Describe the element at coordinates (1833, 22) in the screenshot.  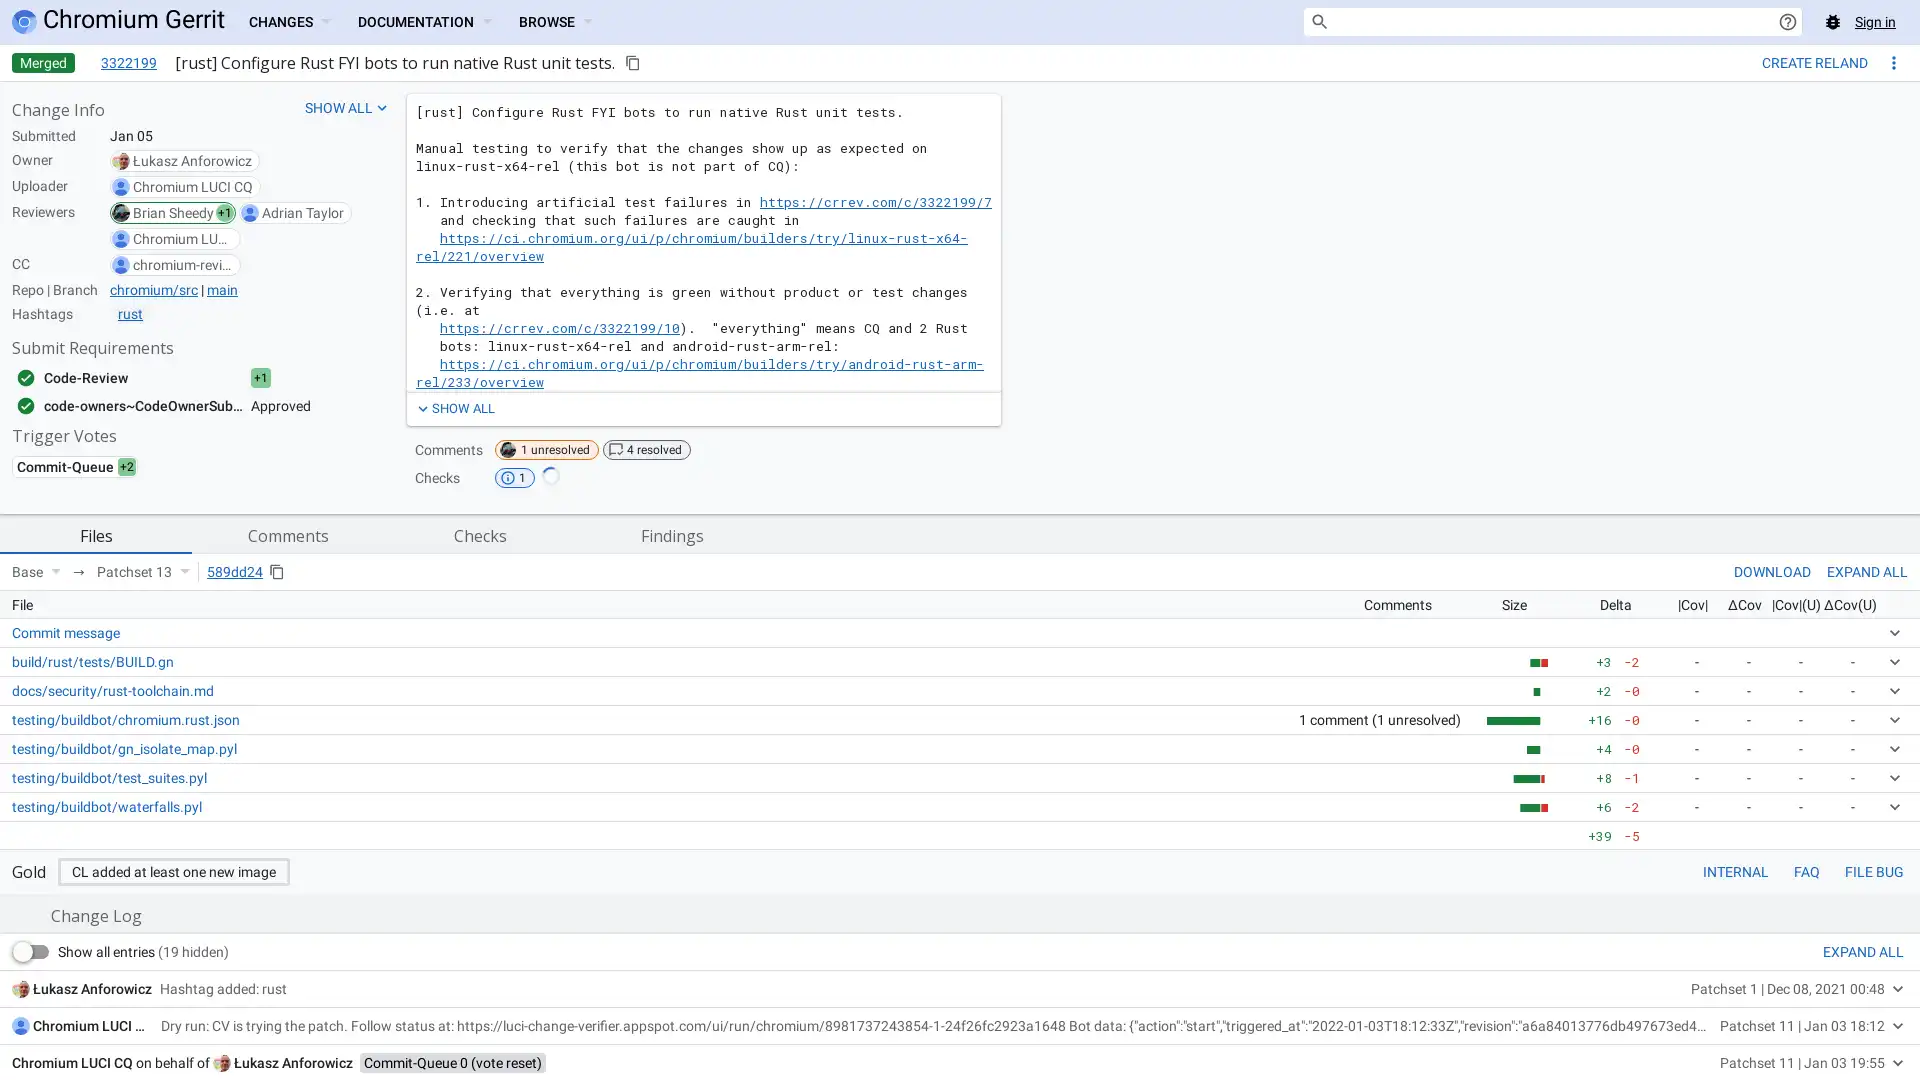
I see `File a bug` at that location.